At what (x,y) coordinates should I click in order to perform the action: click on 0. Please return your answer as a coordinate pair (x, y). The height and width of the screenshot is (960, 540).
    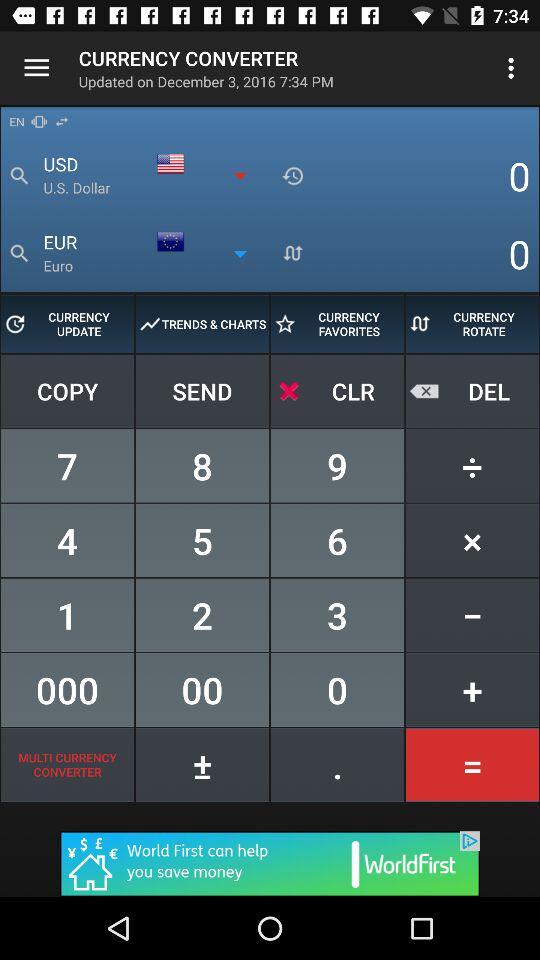
    Looking at the image, I should click on (337, 690).